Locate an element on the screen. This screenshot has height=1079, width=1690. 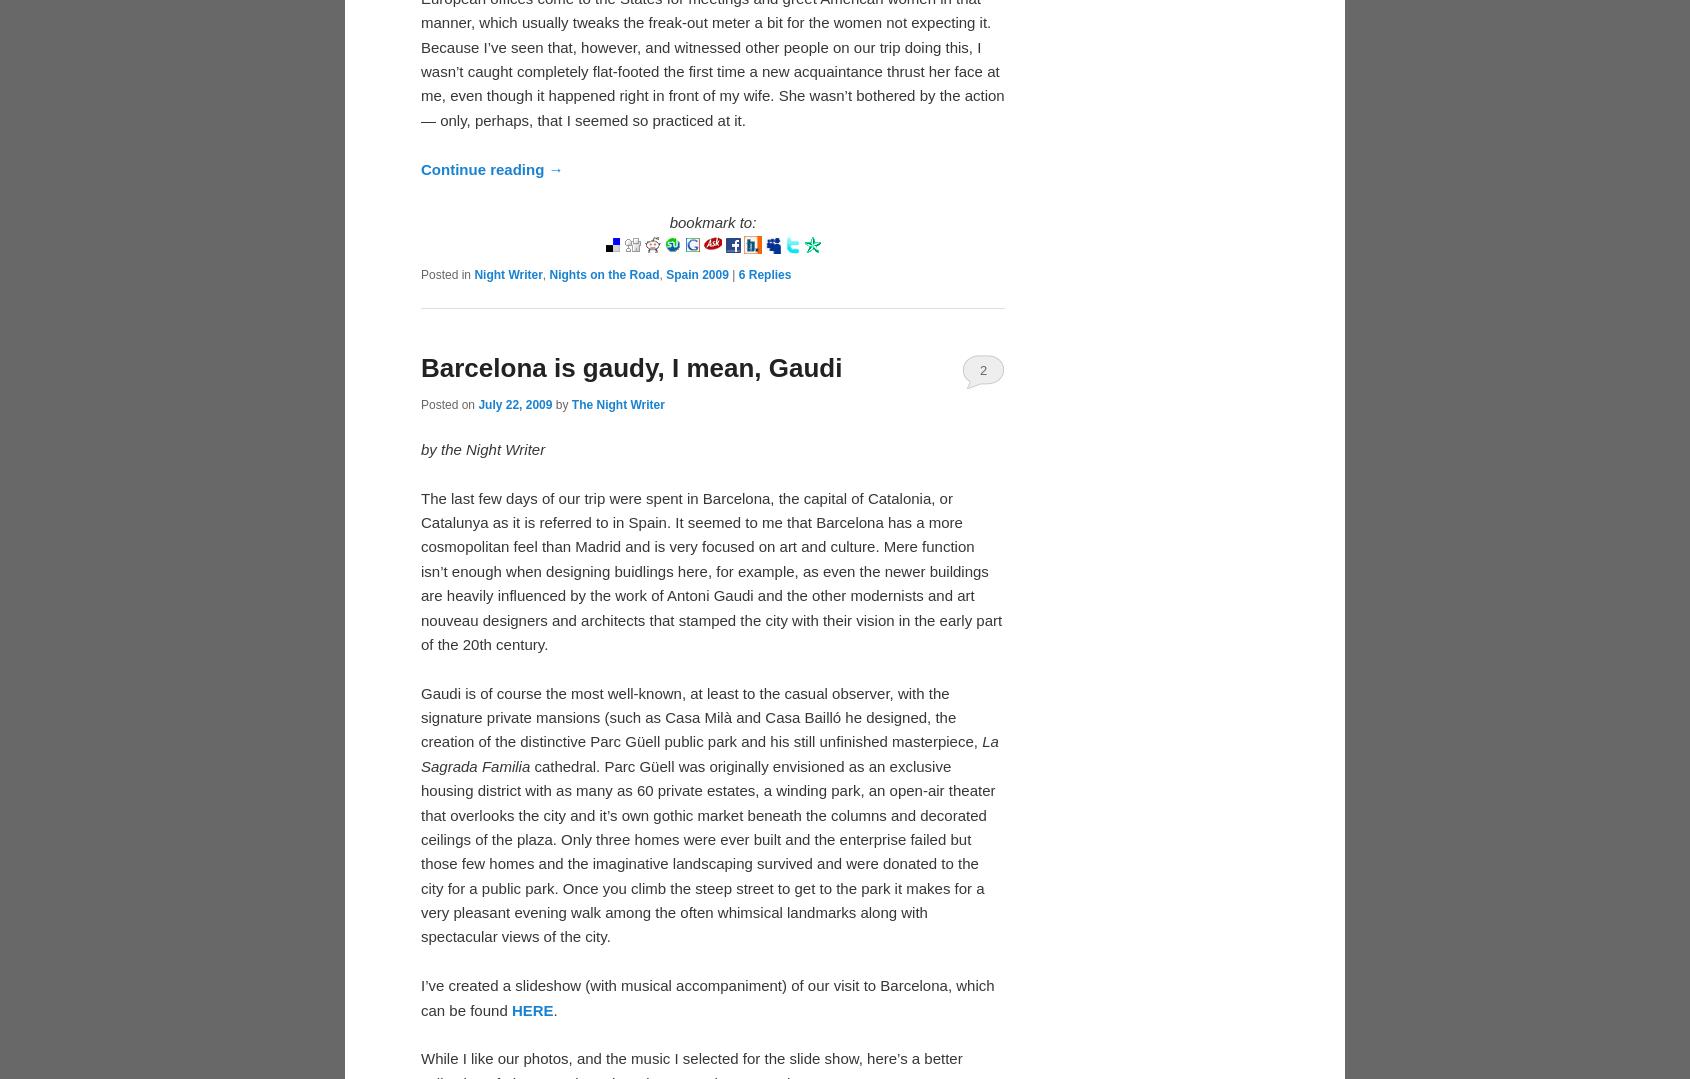
'The Night Writer' is located at coordinates (570, 402).